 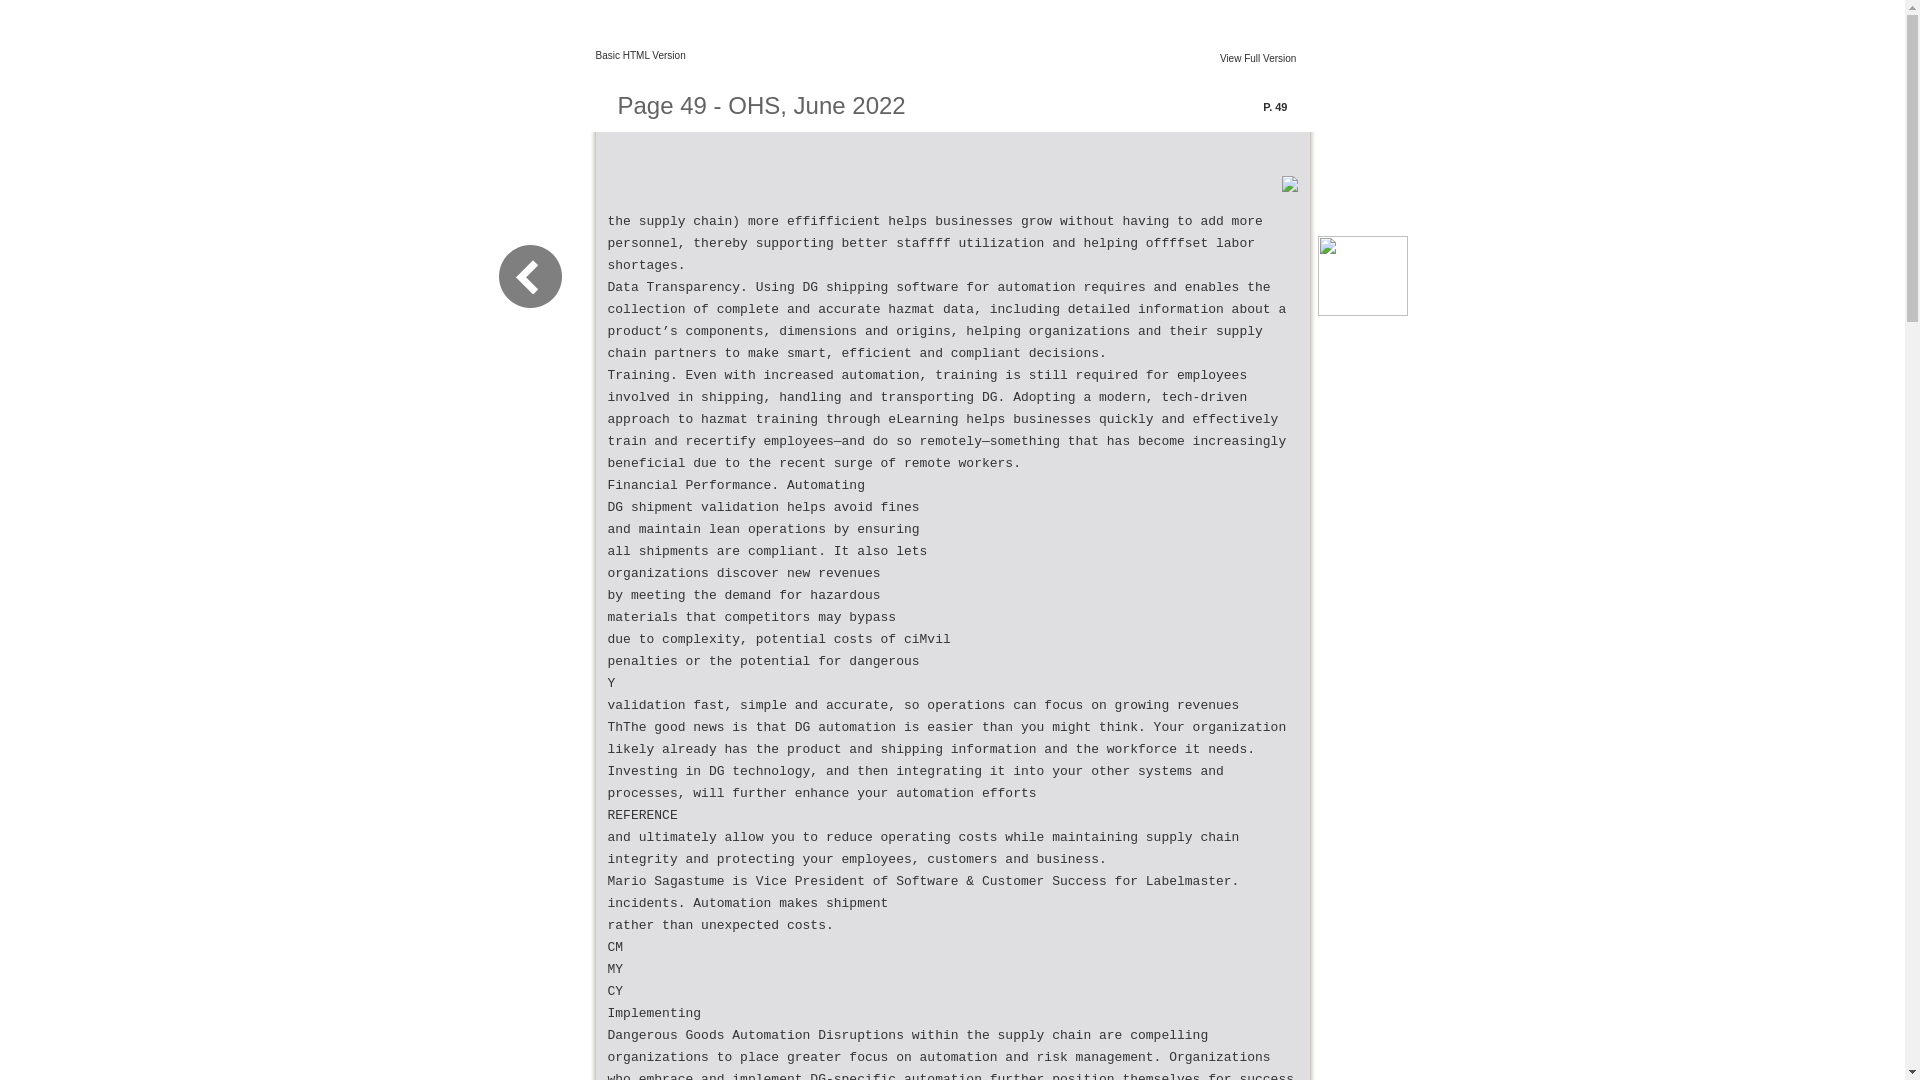 I want to click on 'View Full Version', so click(x=1257, y=56).